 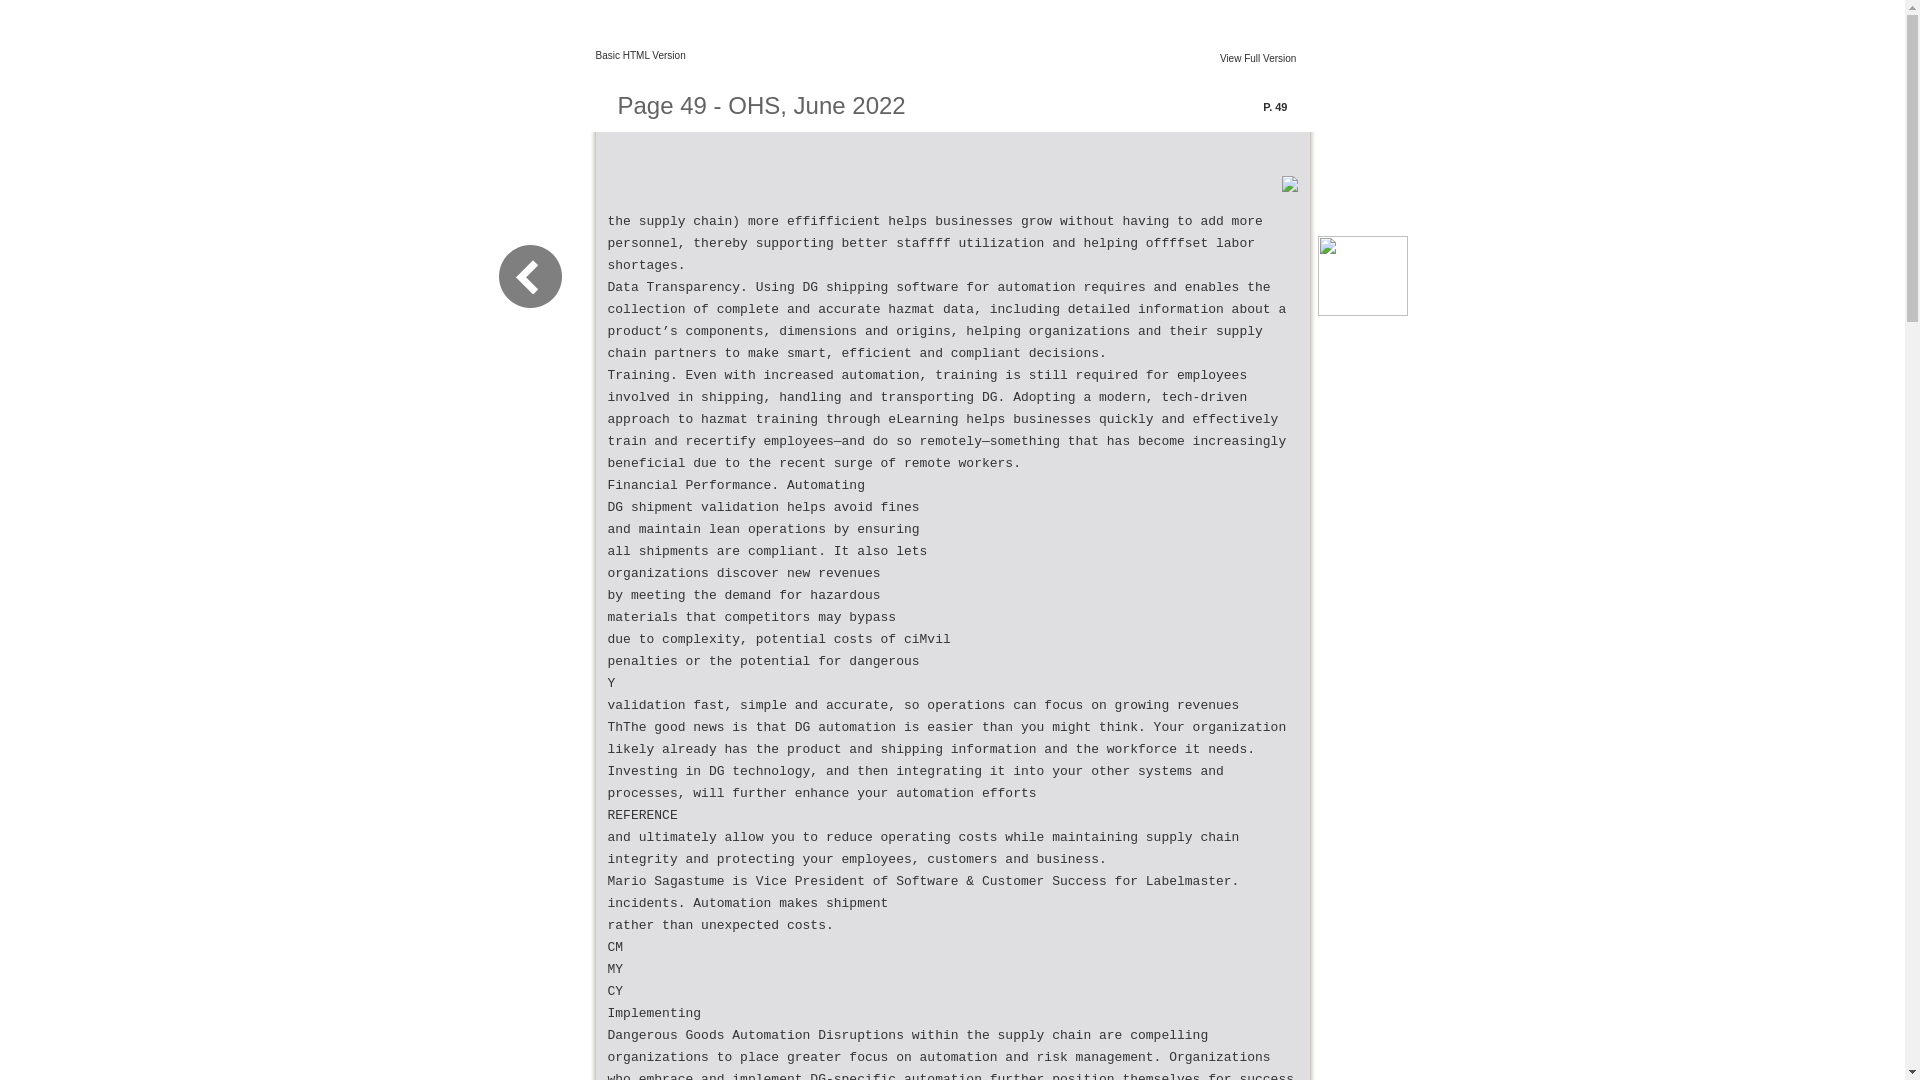 I want to click on 'View Full Version', so click(x=1257, y=56).